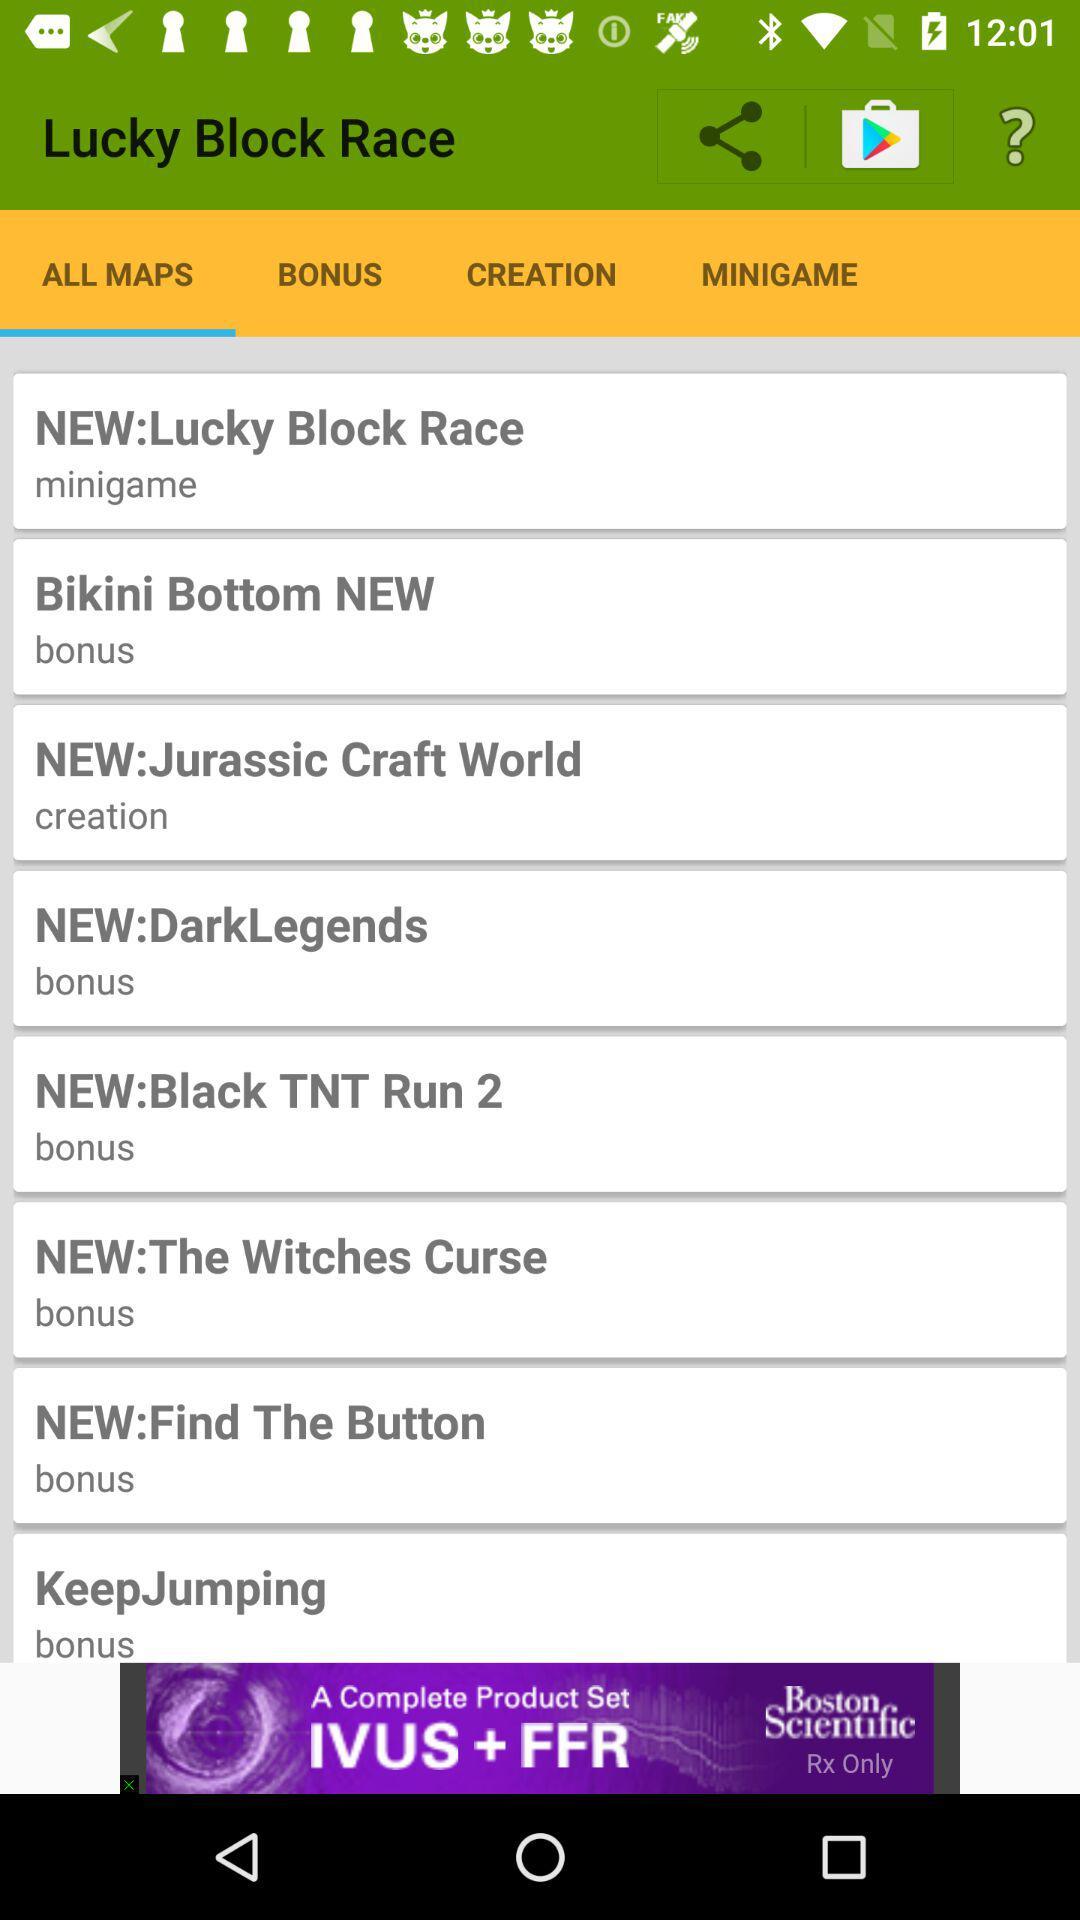 The height and width of the screenshot is (1920, 1080). What do you see at coordinates (540, 1585) in the screenshot?
I see `the keepjumping item` at bounding box center [540, 1585].